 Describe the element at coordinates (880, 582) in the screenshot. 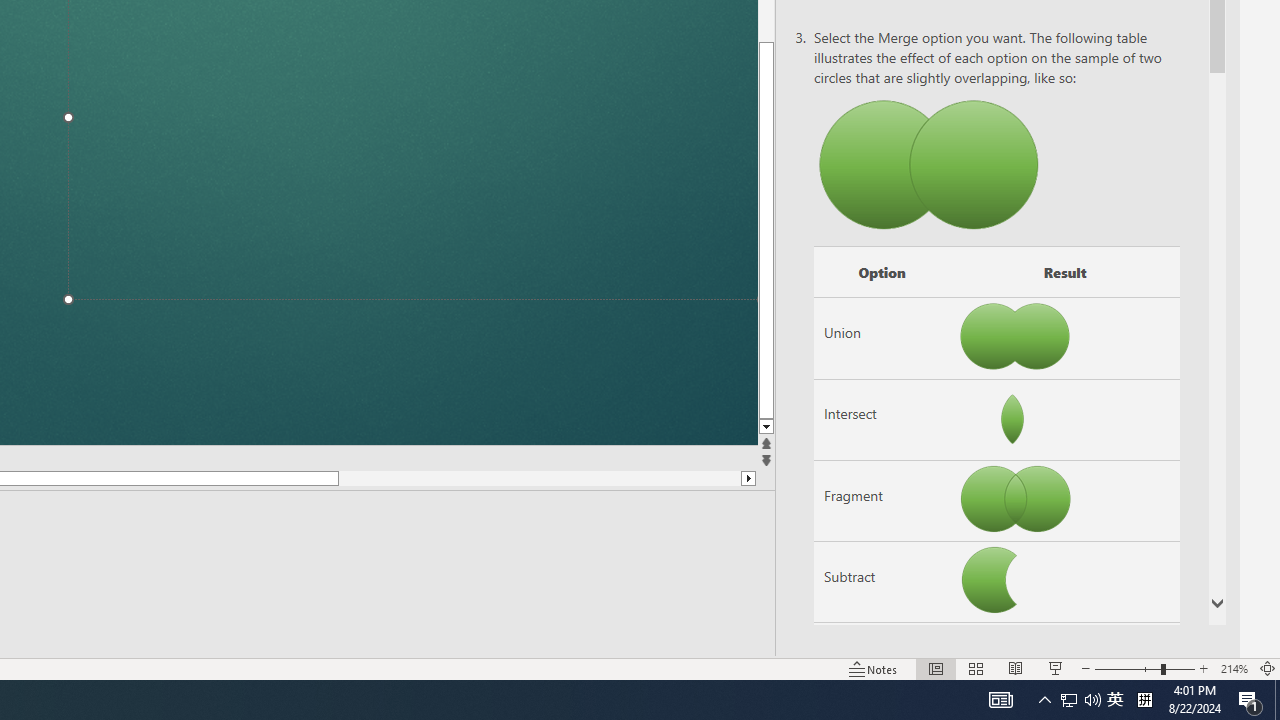

I see `'Subtract'` at that location.